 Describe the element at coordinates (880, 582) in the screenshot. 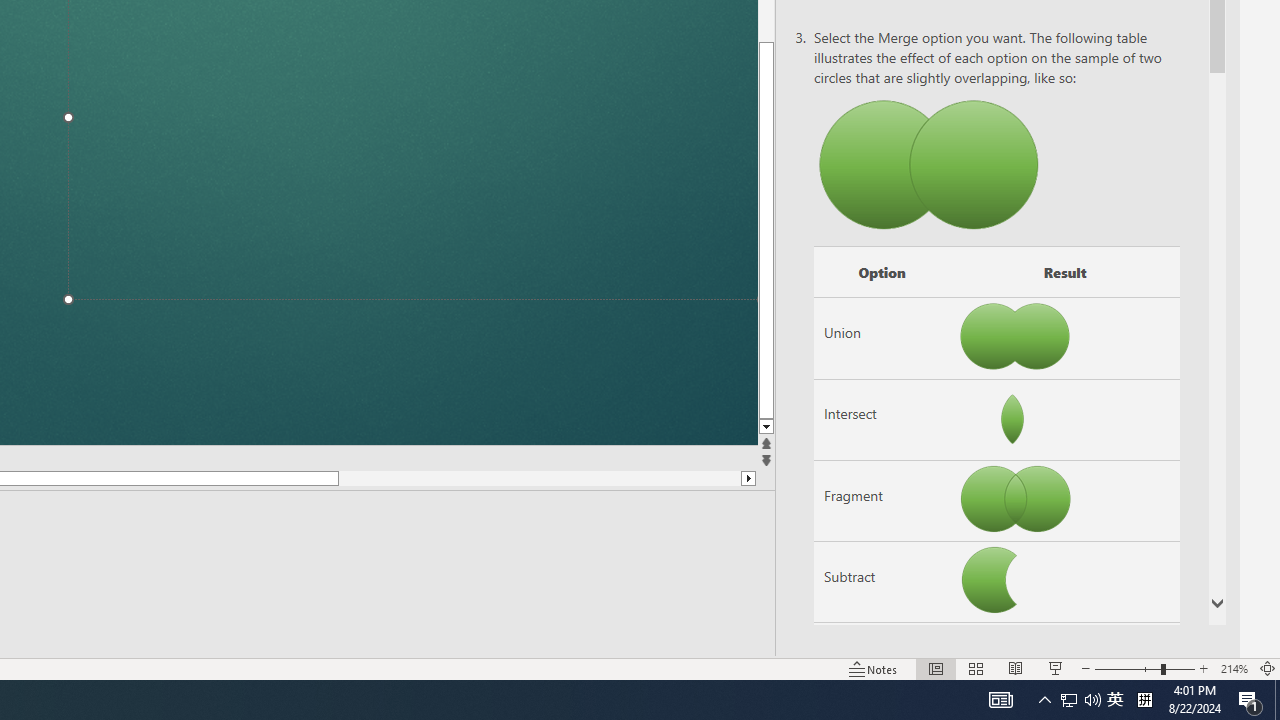

I see `'Subtract'` at that location.